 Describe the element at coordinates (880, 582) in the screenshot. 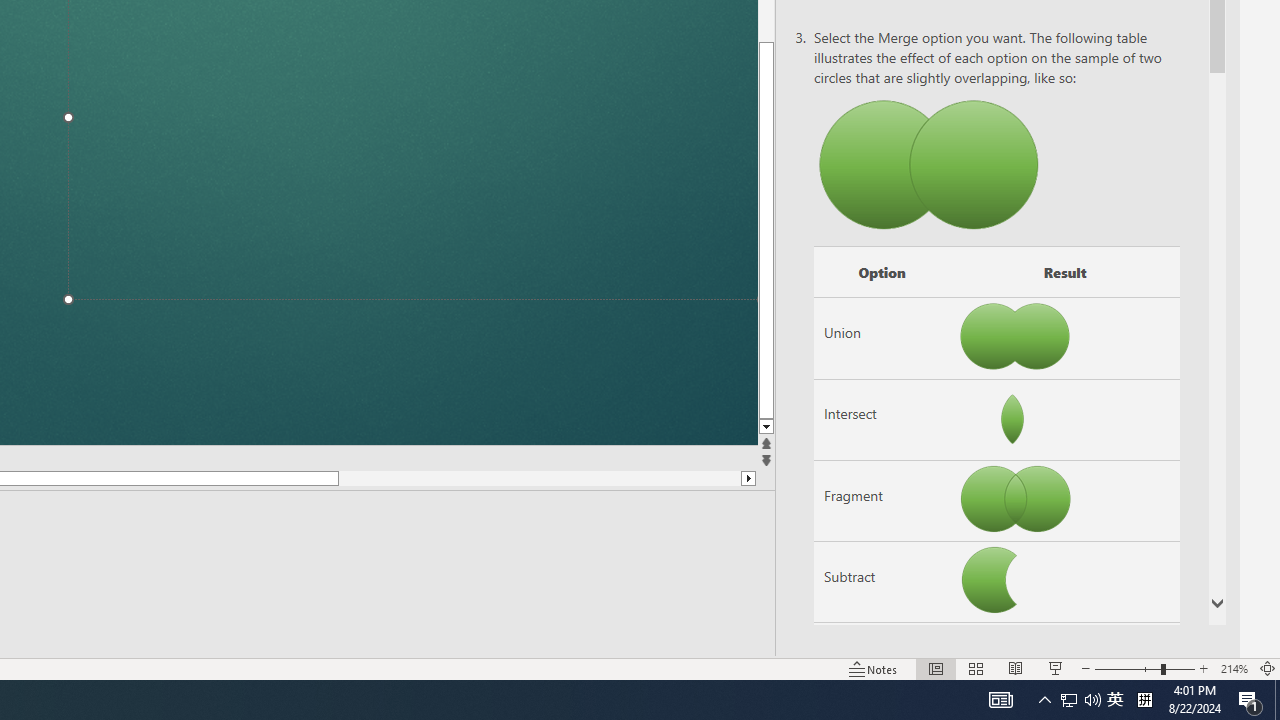

I see `'Subtract'` at that location.